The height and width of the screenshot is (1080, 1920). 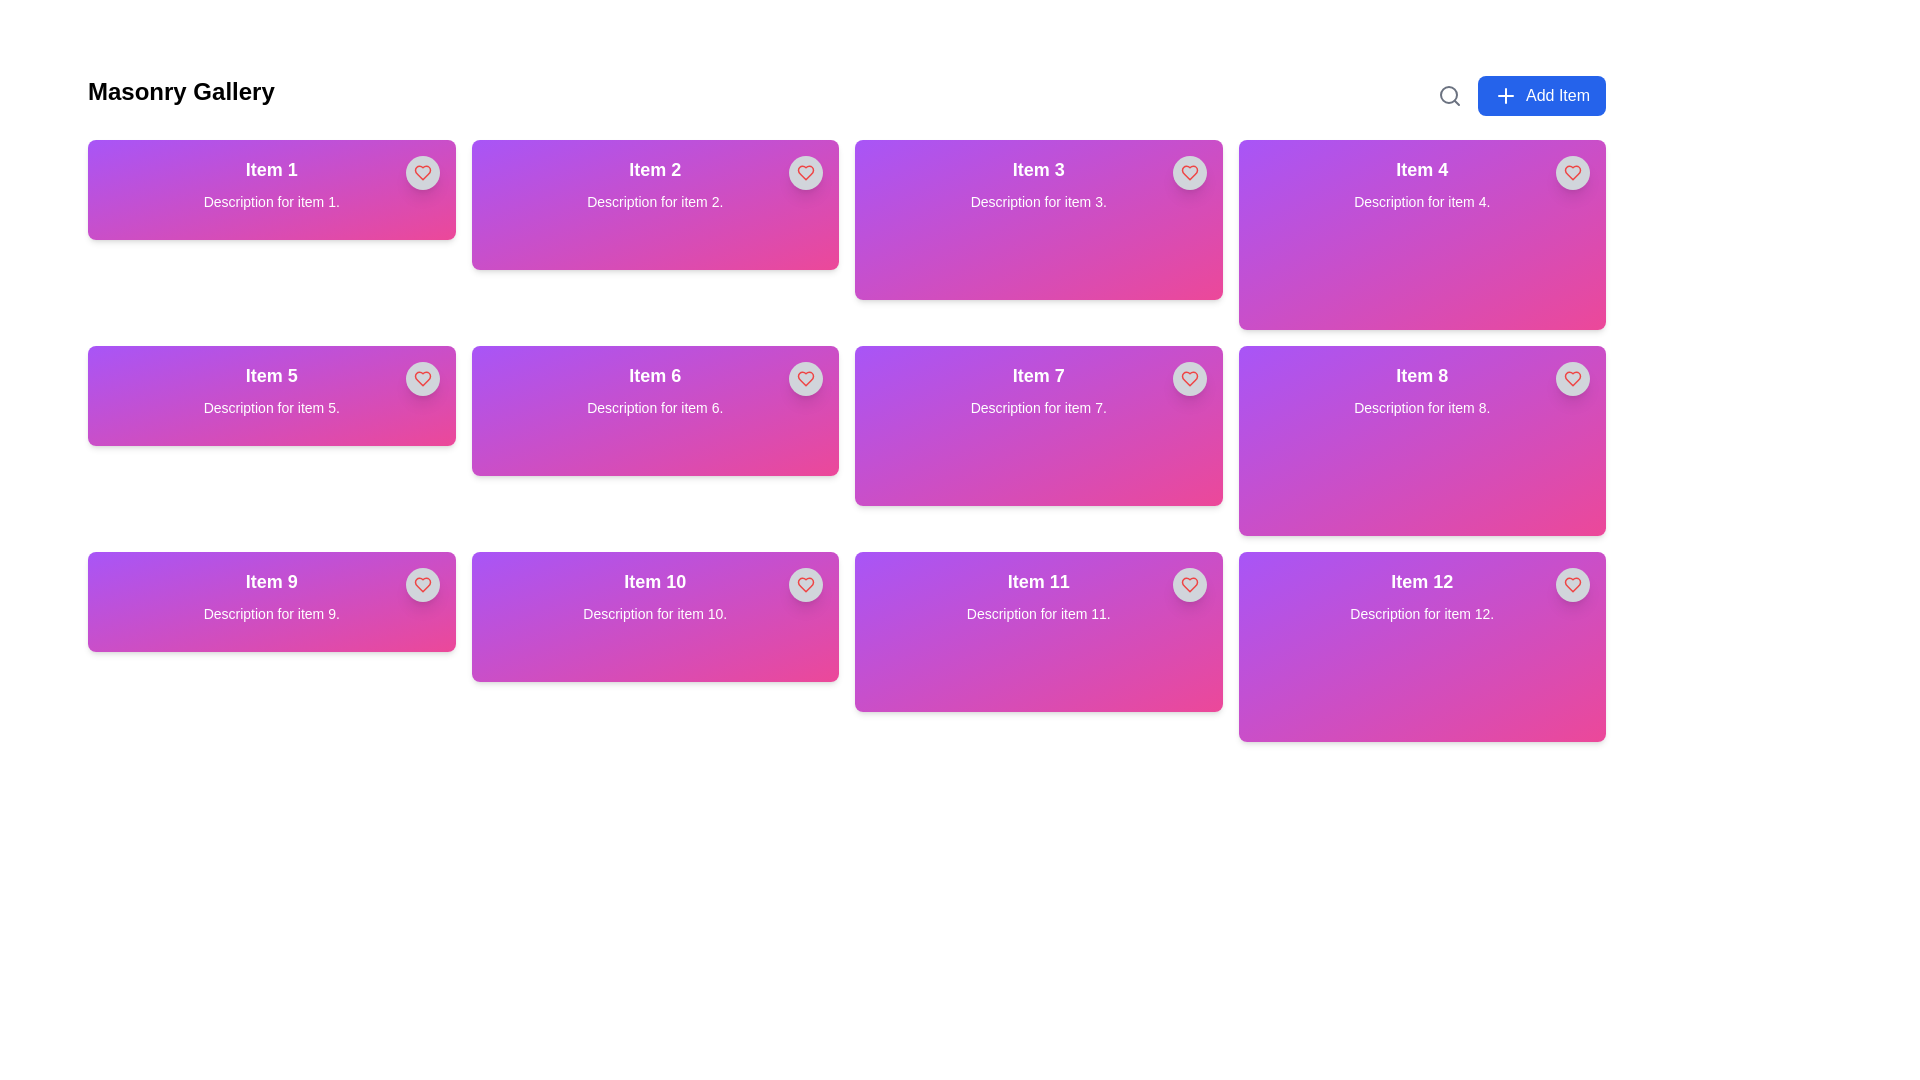 I want to click on the heart icon outlined in red located within the circular button at the top-right corner of the card titled 'Item 8', so click(x=1572, y=378).